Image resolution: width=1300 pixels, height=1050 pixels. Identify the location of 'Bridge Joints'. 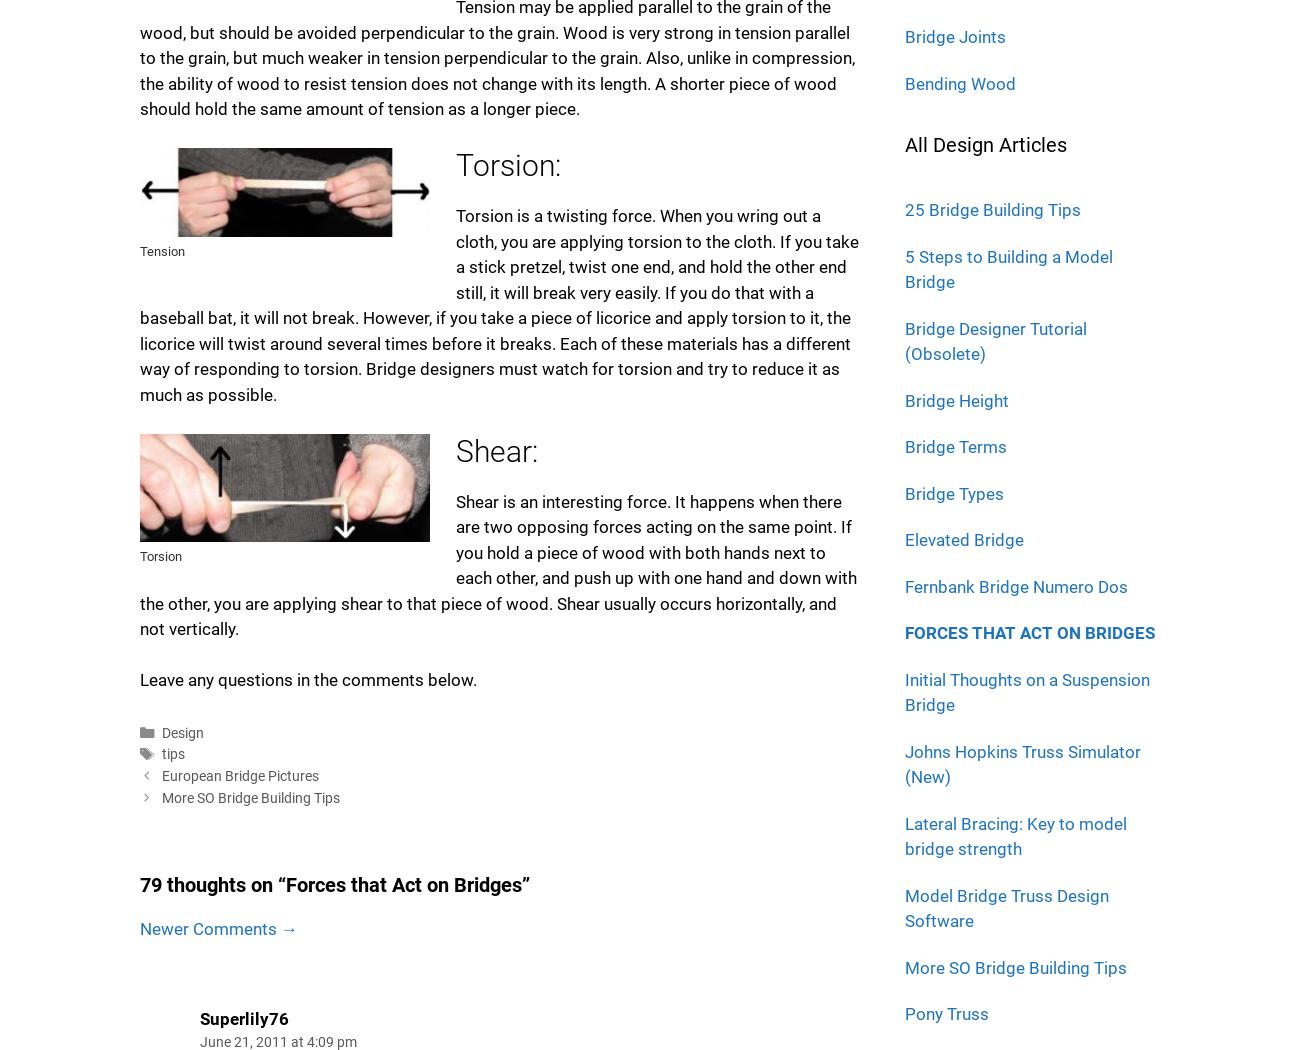
(955, 36).